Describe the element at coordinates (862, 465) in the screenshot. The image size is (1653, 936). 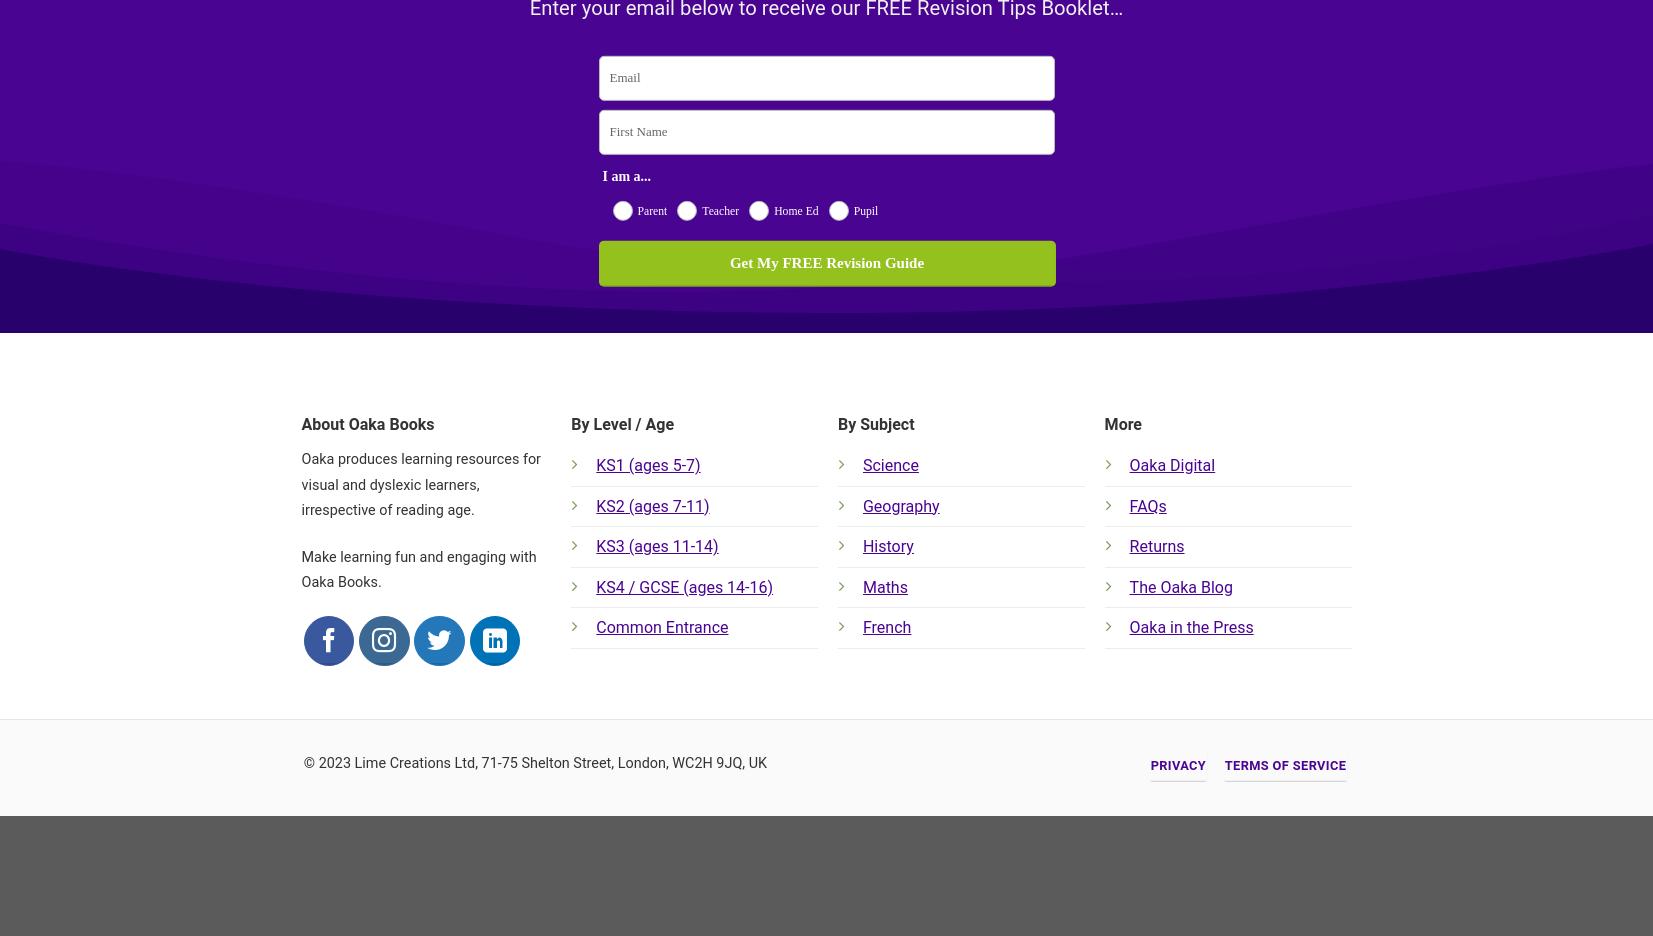
I see `'Science'` at that location.